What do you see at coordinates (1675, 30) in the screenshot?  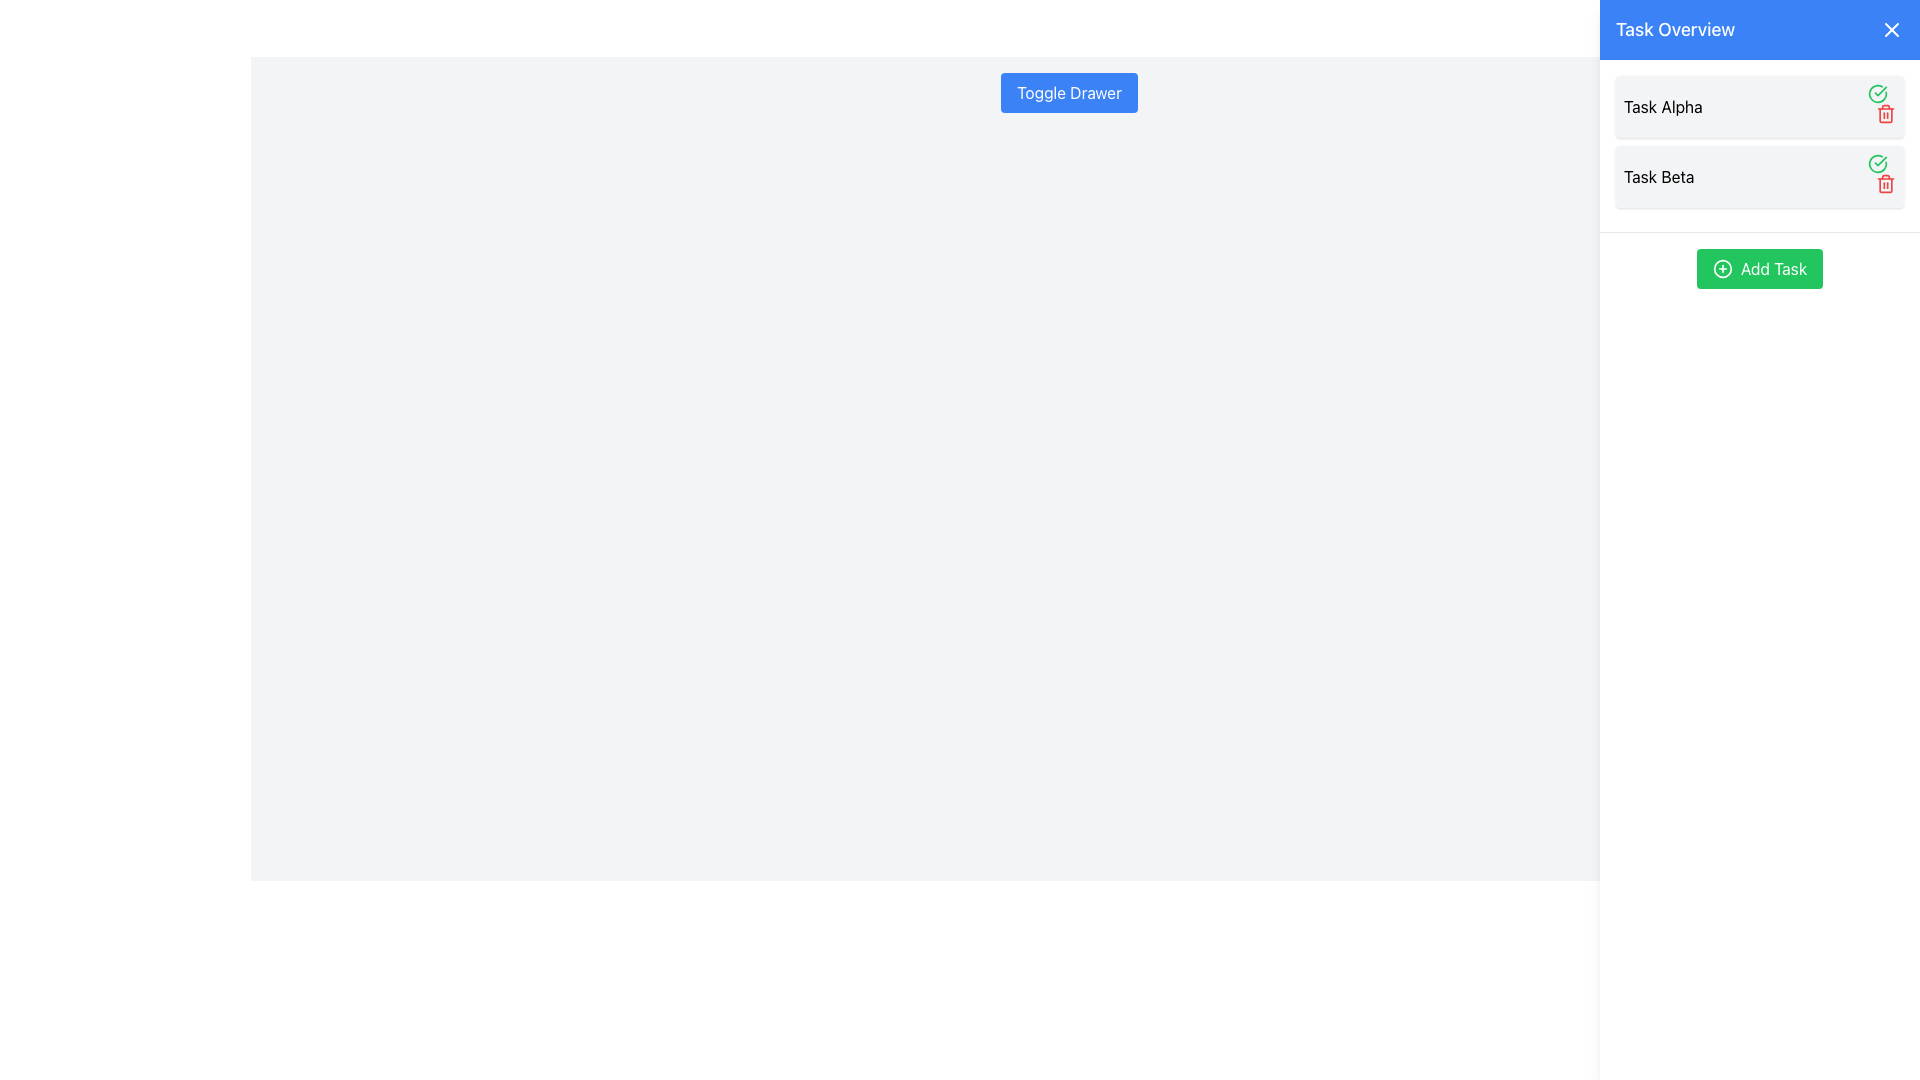 I see `header text located at the top-right of the interface, which serves as a title or label for the content below` at bounding box center [1675, 30].